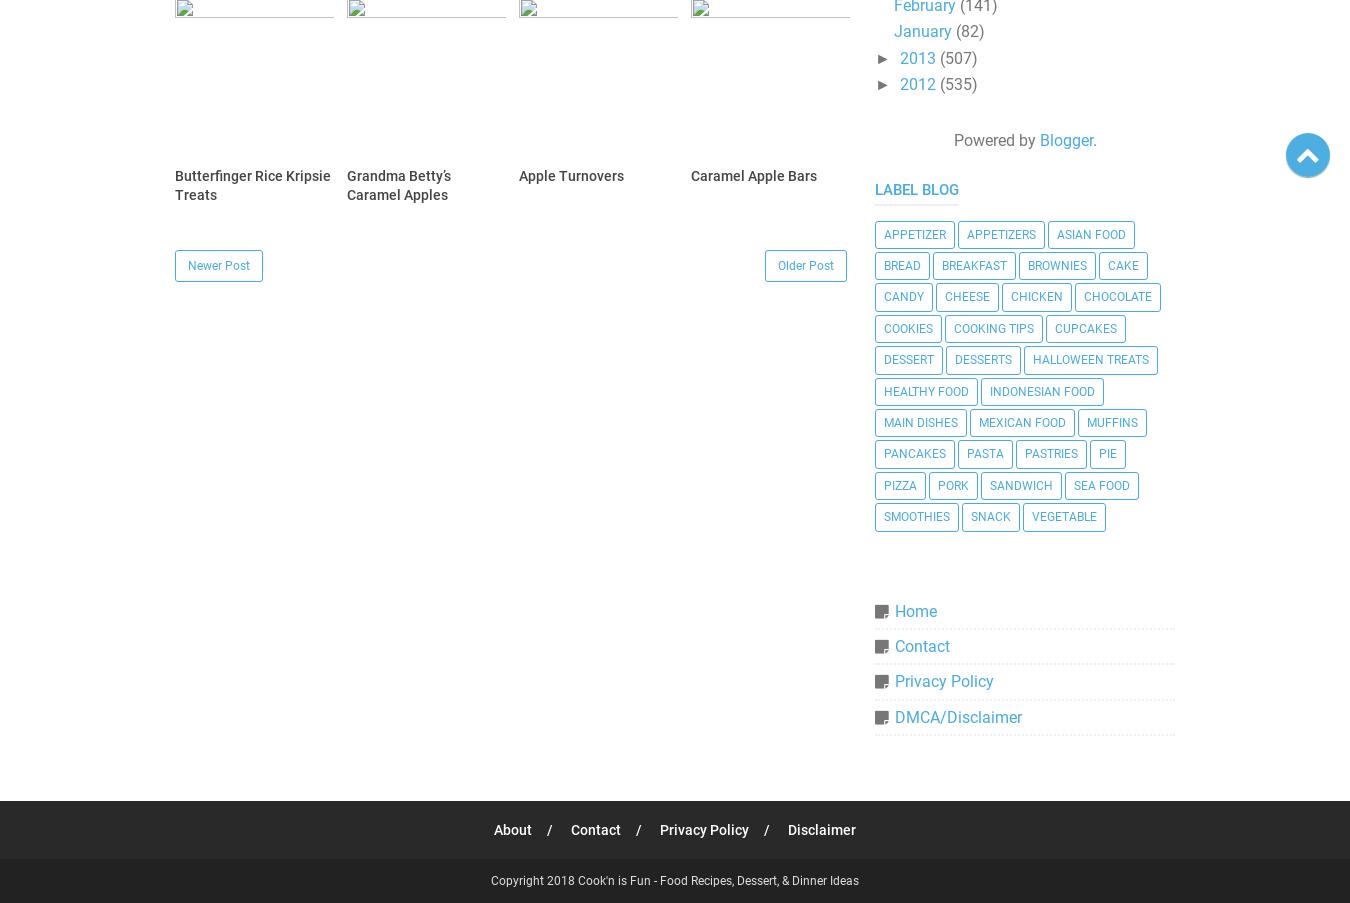 This screenshot has width=1350, height=903. Describe the element at coordinates (901, 265) in the screenshot. I see `'Bread'` at that location.